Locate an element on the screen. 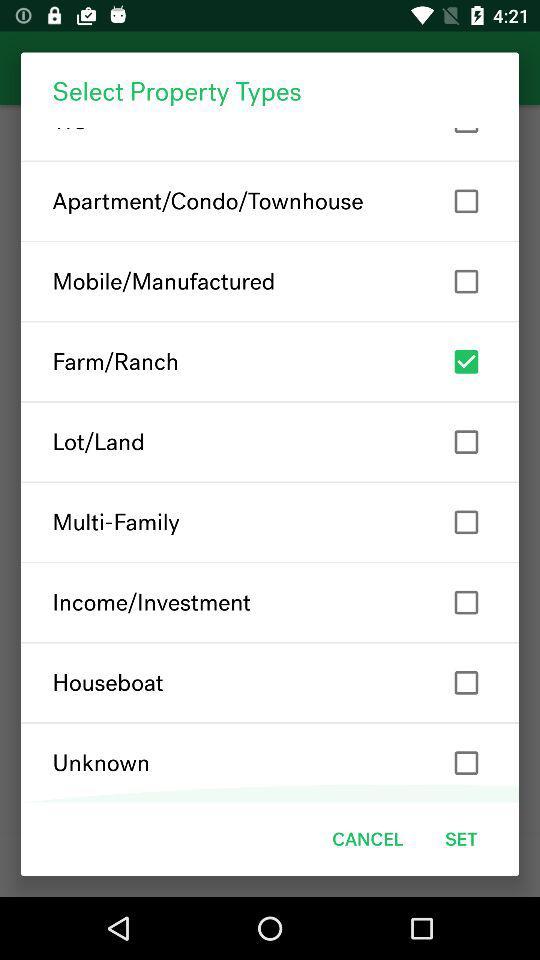  the icon above cancel is located at coordinates (270, 762).